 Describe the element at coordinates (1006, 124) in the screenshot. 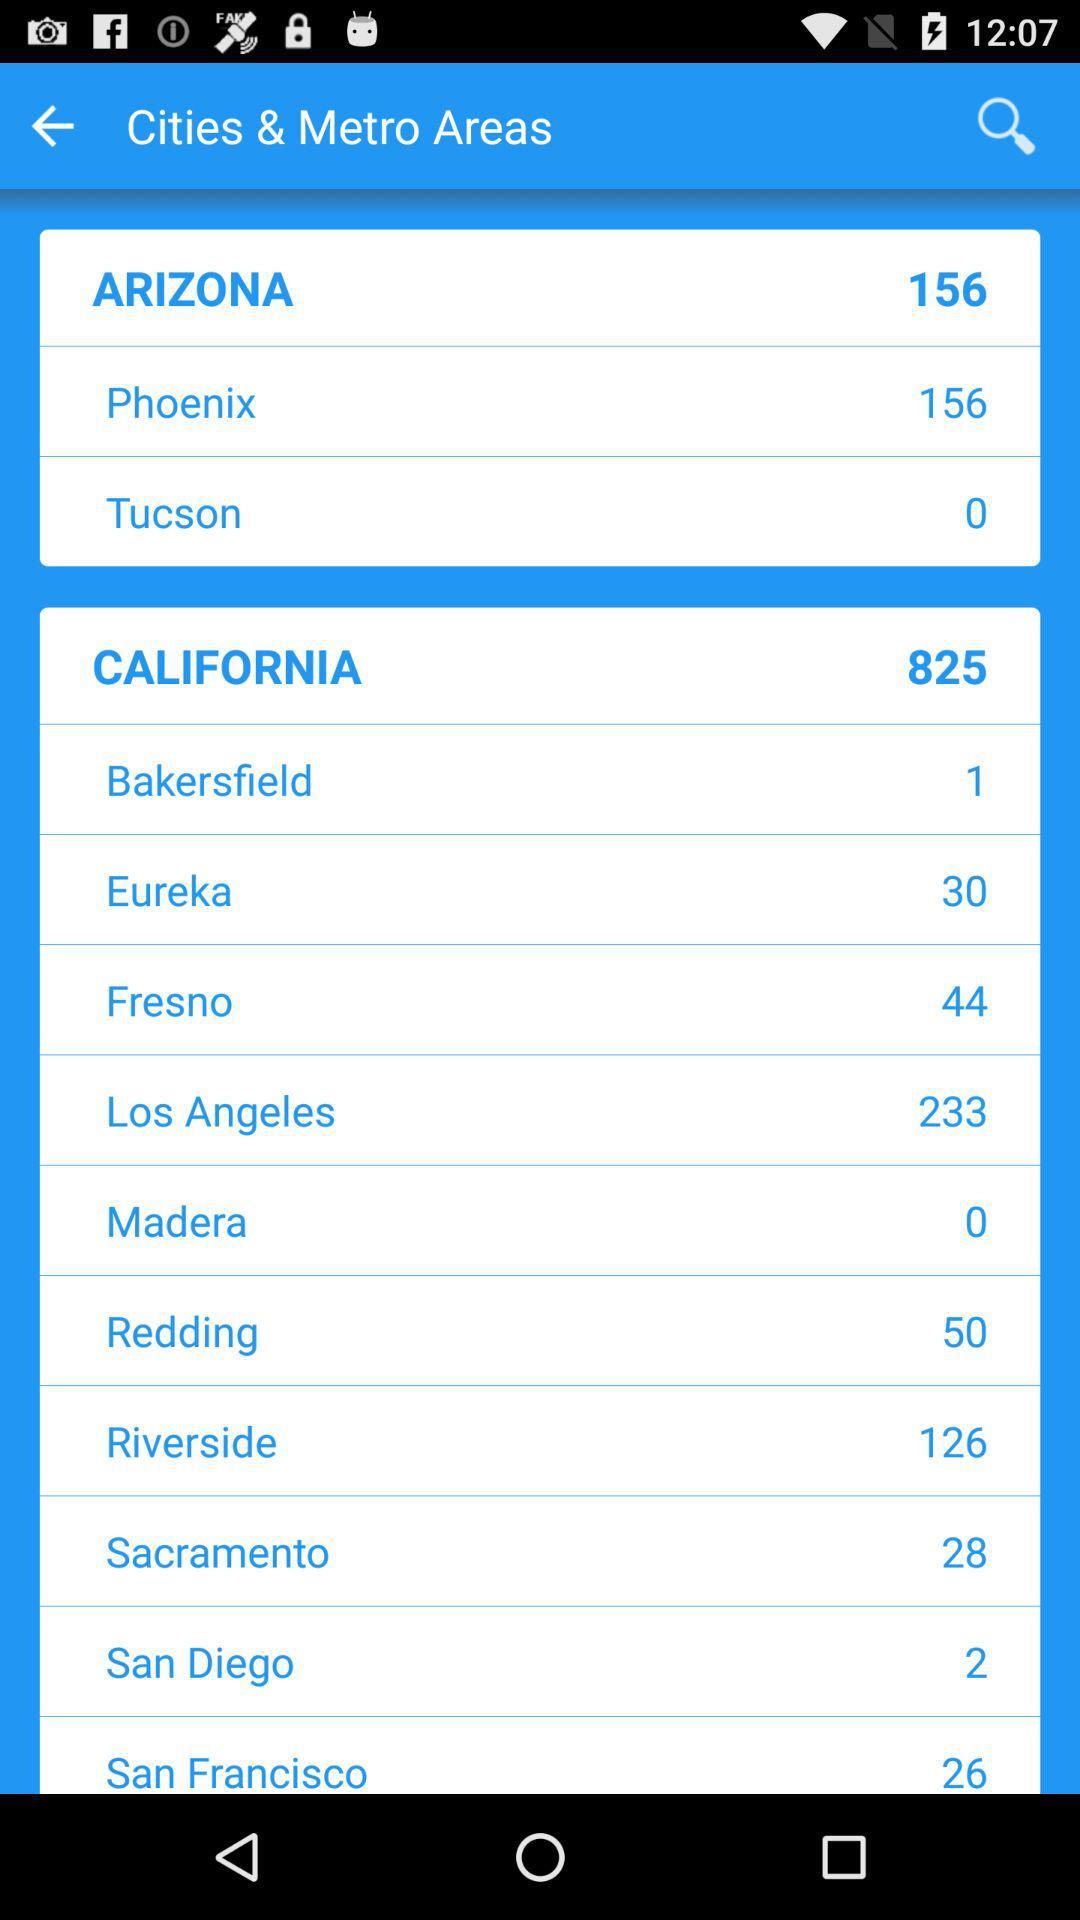

I see `icon next to cities & metro areas app` at that location.